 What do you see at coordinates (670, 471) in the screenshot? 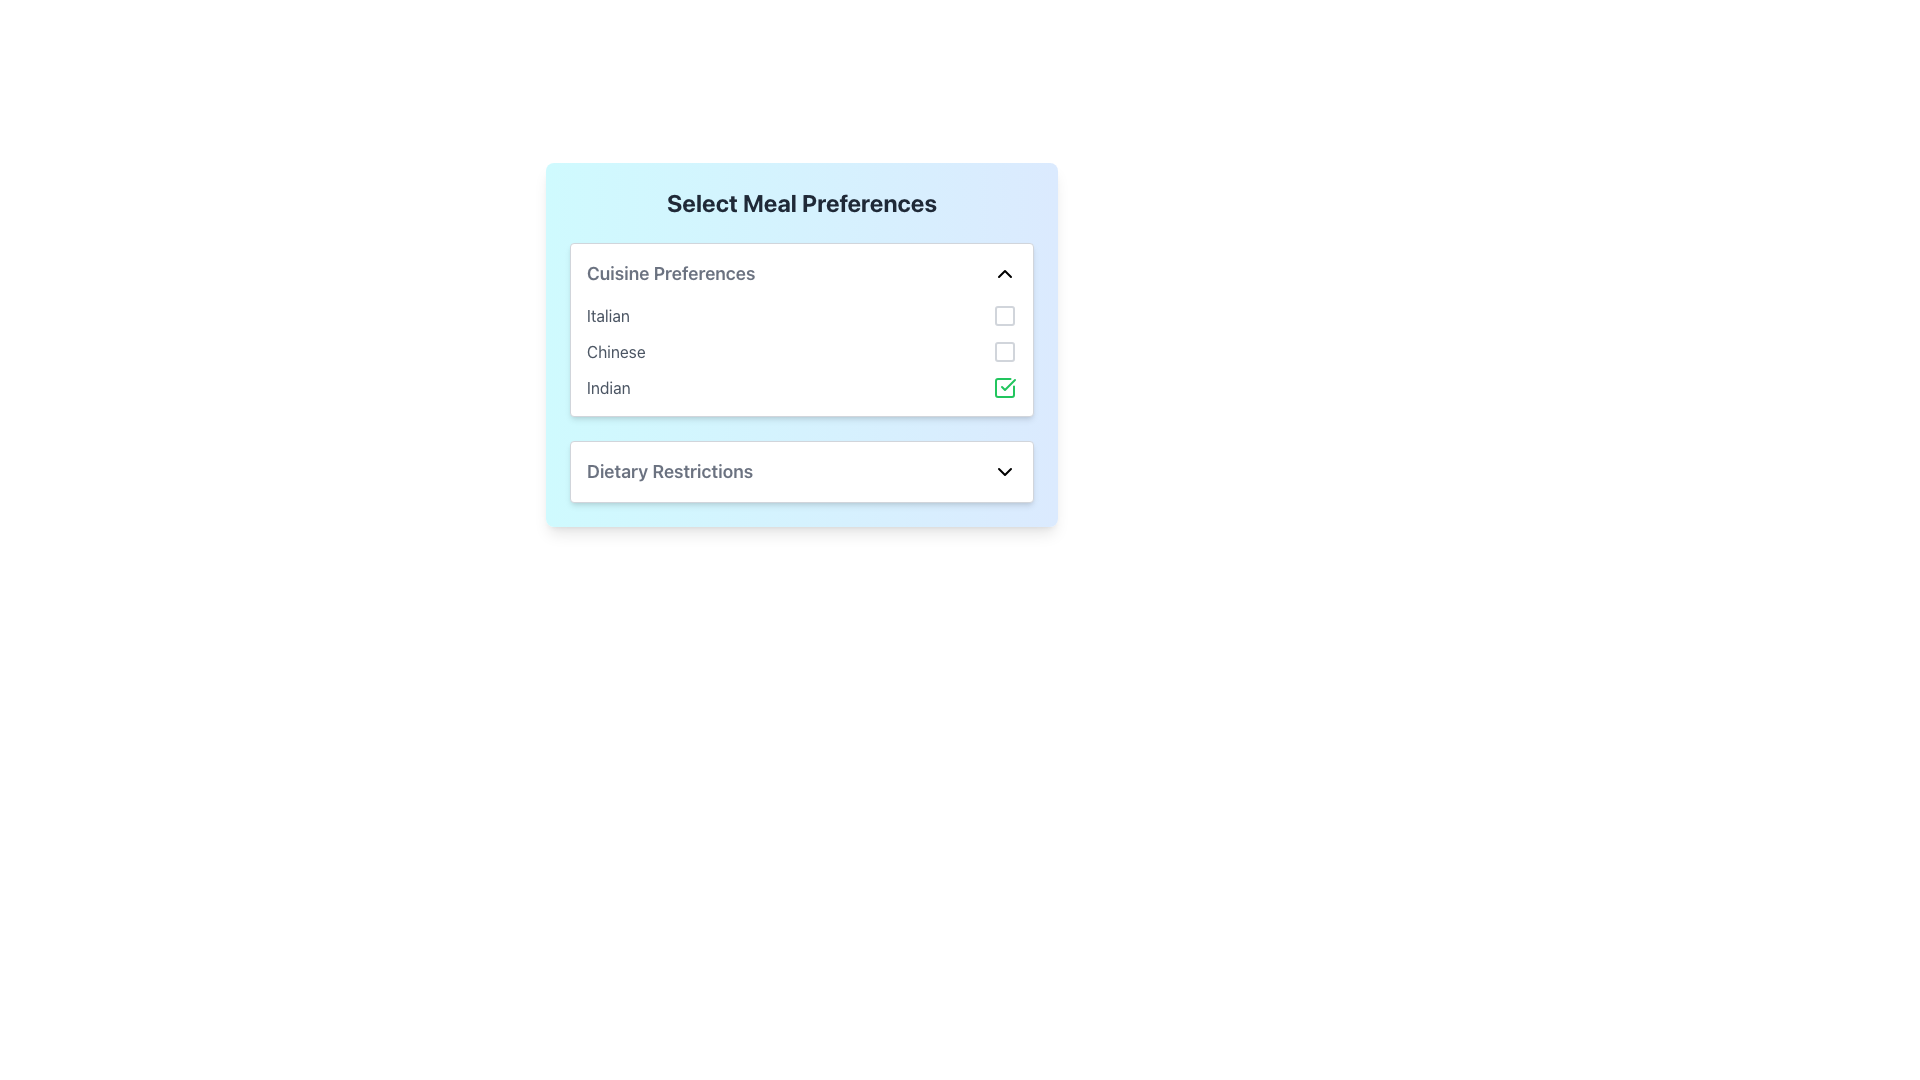
I see `the Text Label that describes dietary restrictions, located within the 'Select Meal Preferences' panel, positioned to the left of the dropdown caret icon` at bounding box center [670, 471].